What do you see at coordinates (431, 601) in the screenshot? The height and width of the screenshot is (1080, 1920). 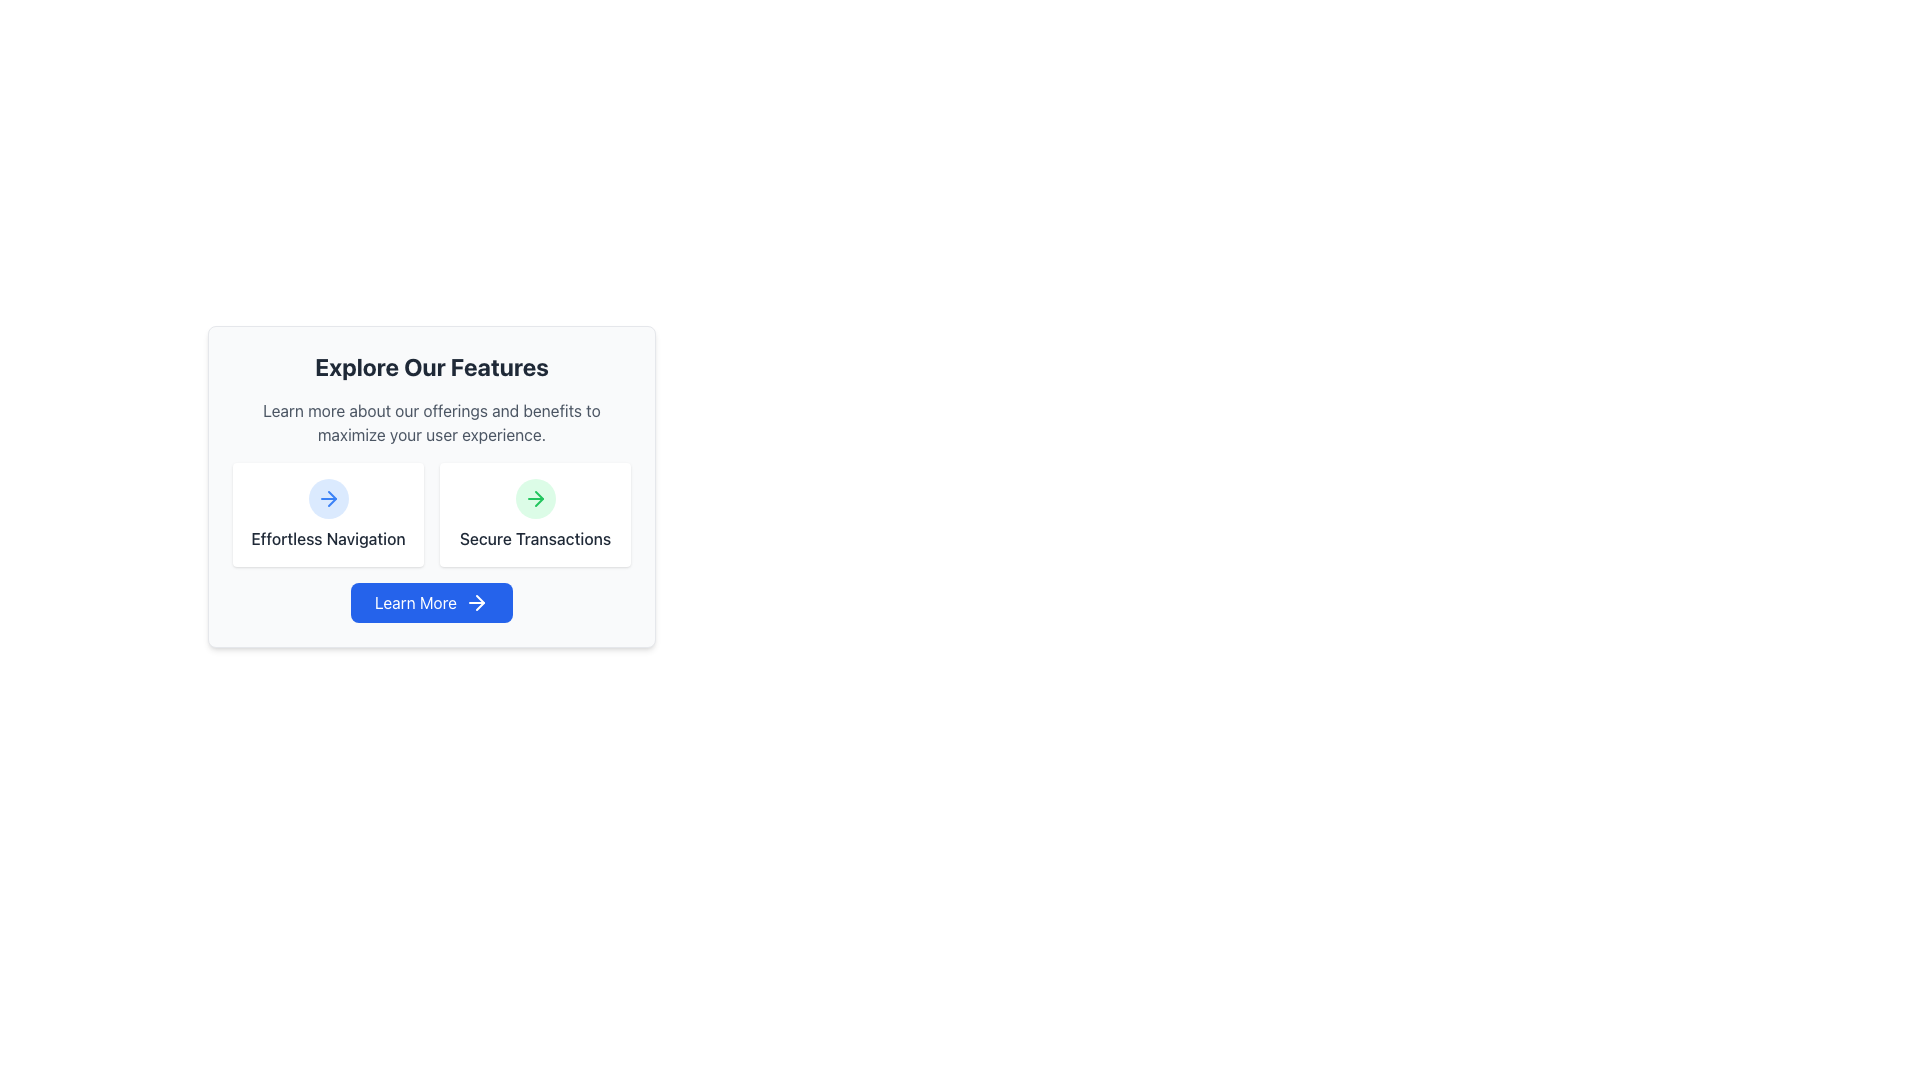 I see `the 'Learn More' button, which is a rectangular button with a blue background and white text, located centrally at the bottom of a card-like section` at bounding box center [431, 601].